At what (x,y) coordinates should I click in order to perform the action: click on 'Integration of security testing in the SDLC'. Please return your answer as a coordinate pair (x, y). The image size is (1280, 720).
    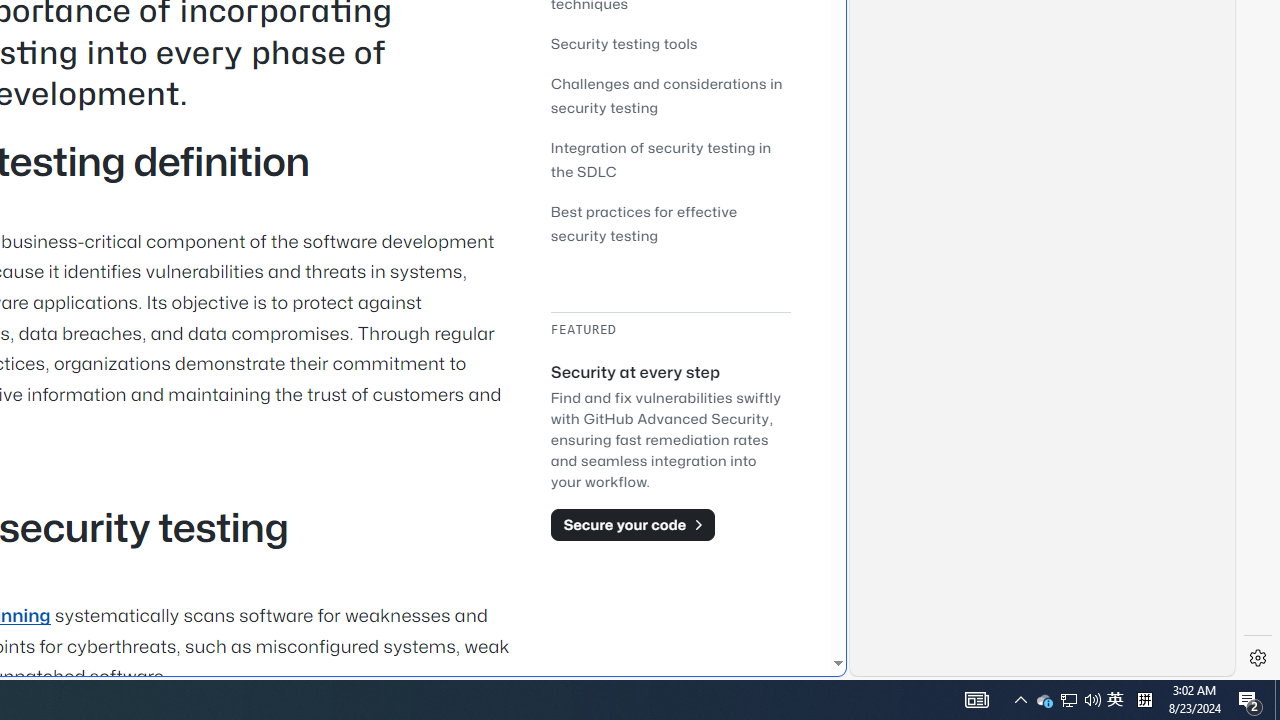
    Looking at the image, I should click on (670, 158).